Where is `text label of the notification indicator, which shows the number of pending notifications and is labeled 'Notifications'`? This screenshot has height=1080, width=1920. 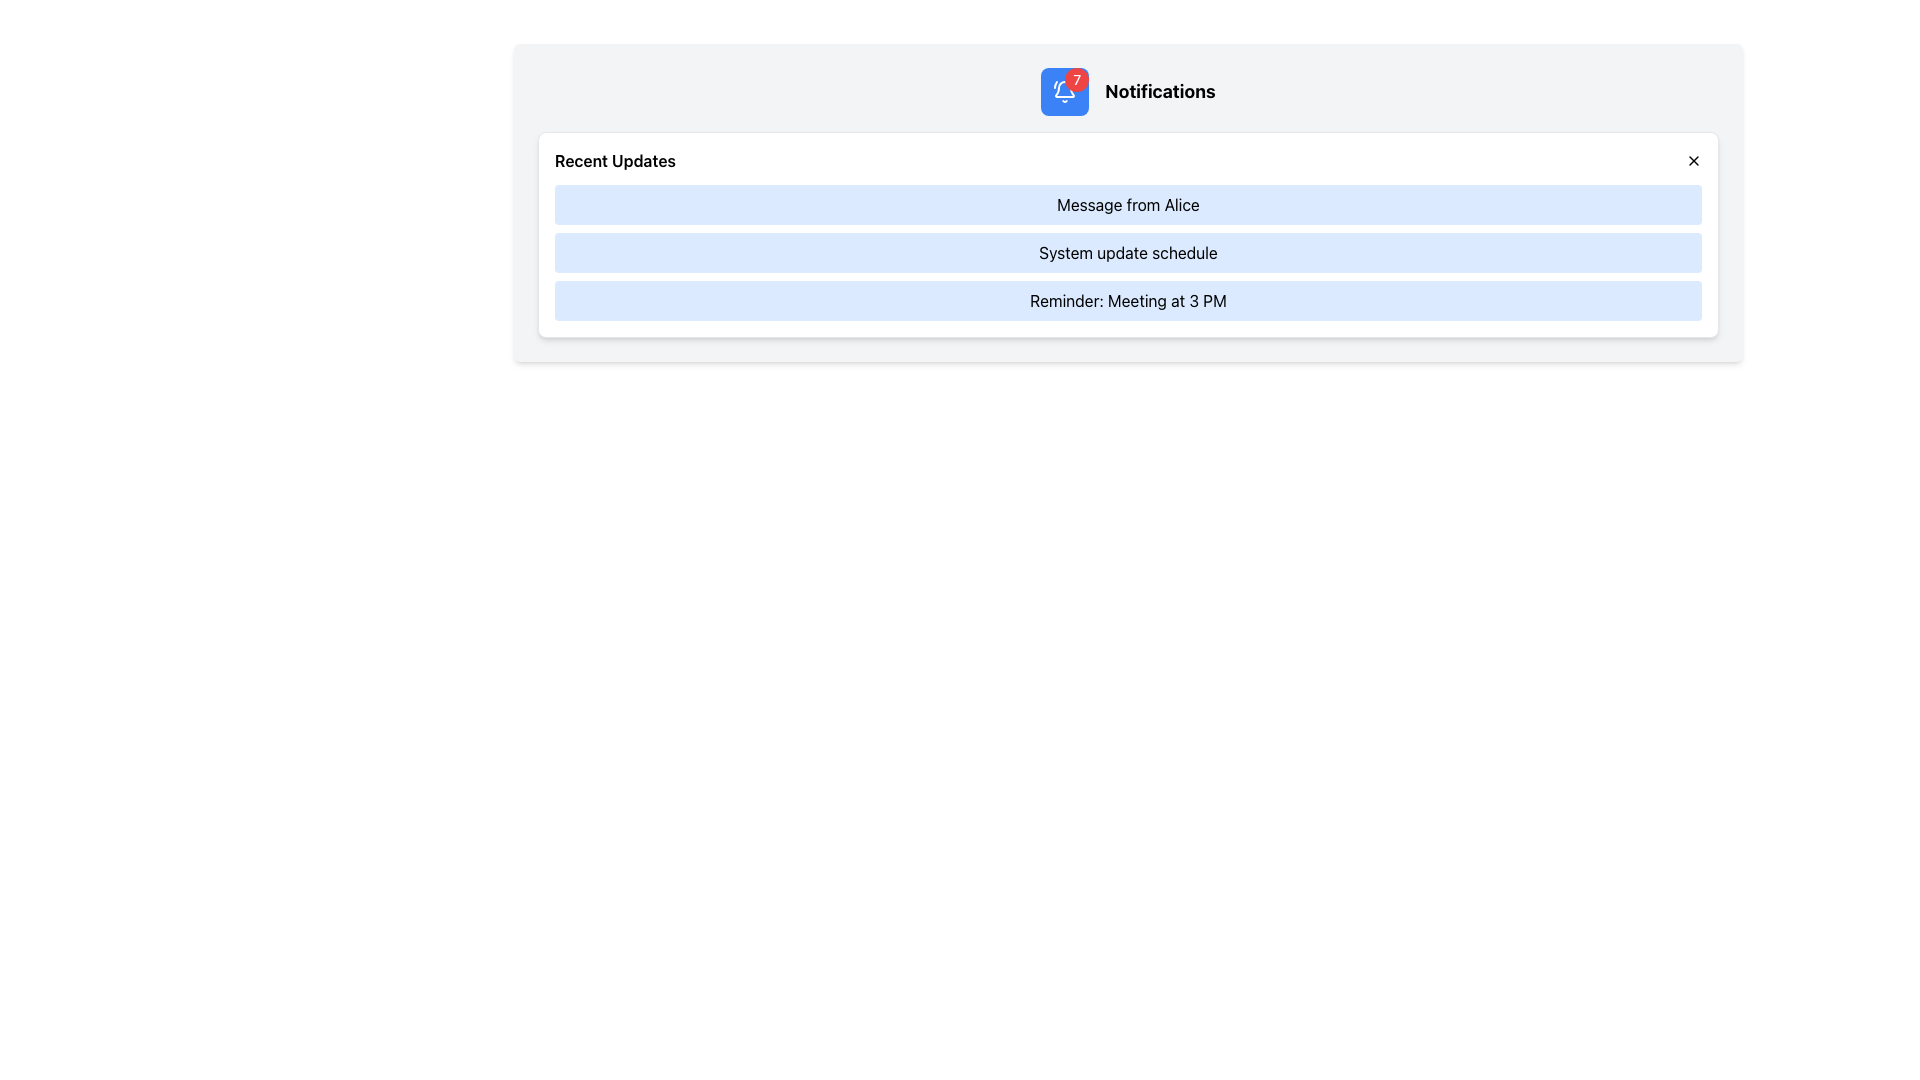 text label of the notification indicator, which shows the number of pending notifications and is labeled 'Notifications' is located at coordinates (1128, 92).